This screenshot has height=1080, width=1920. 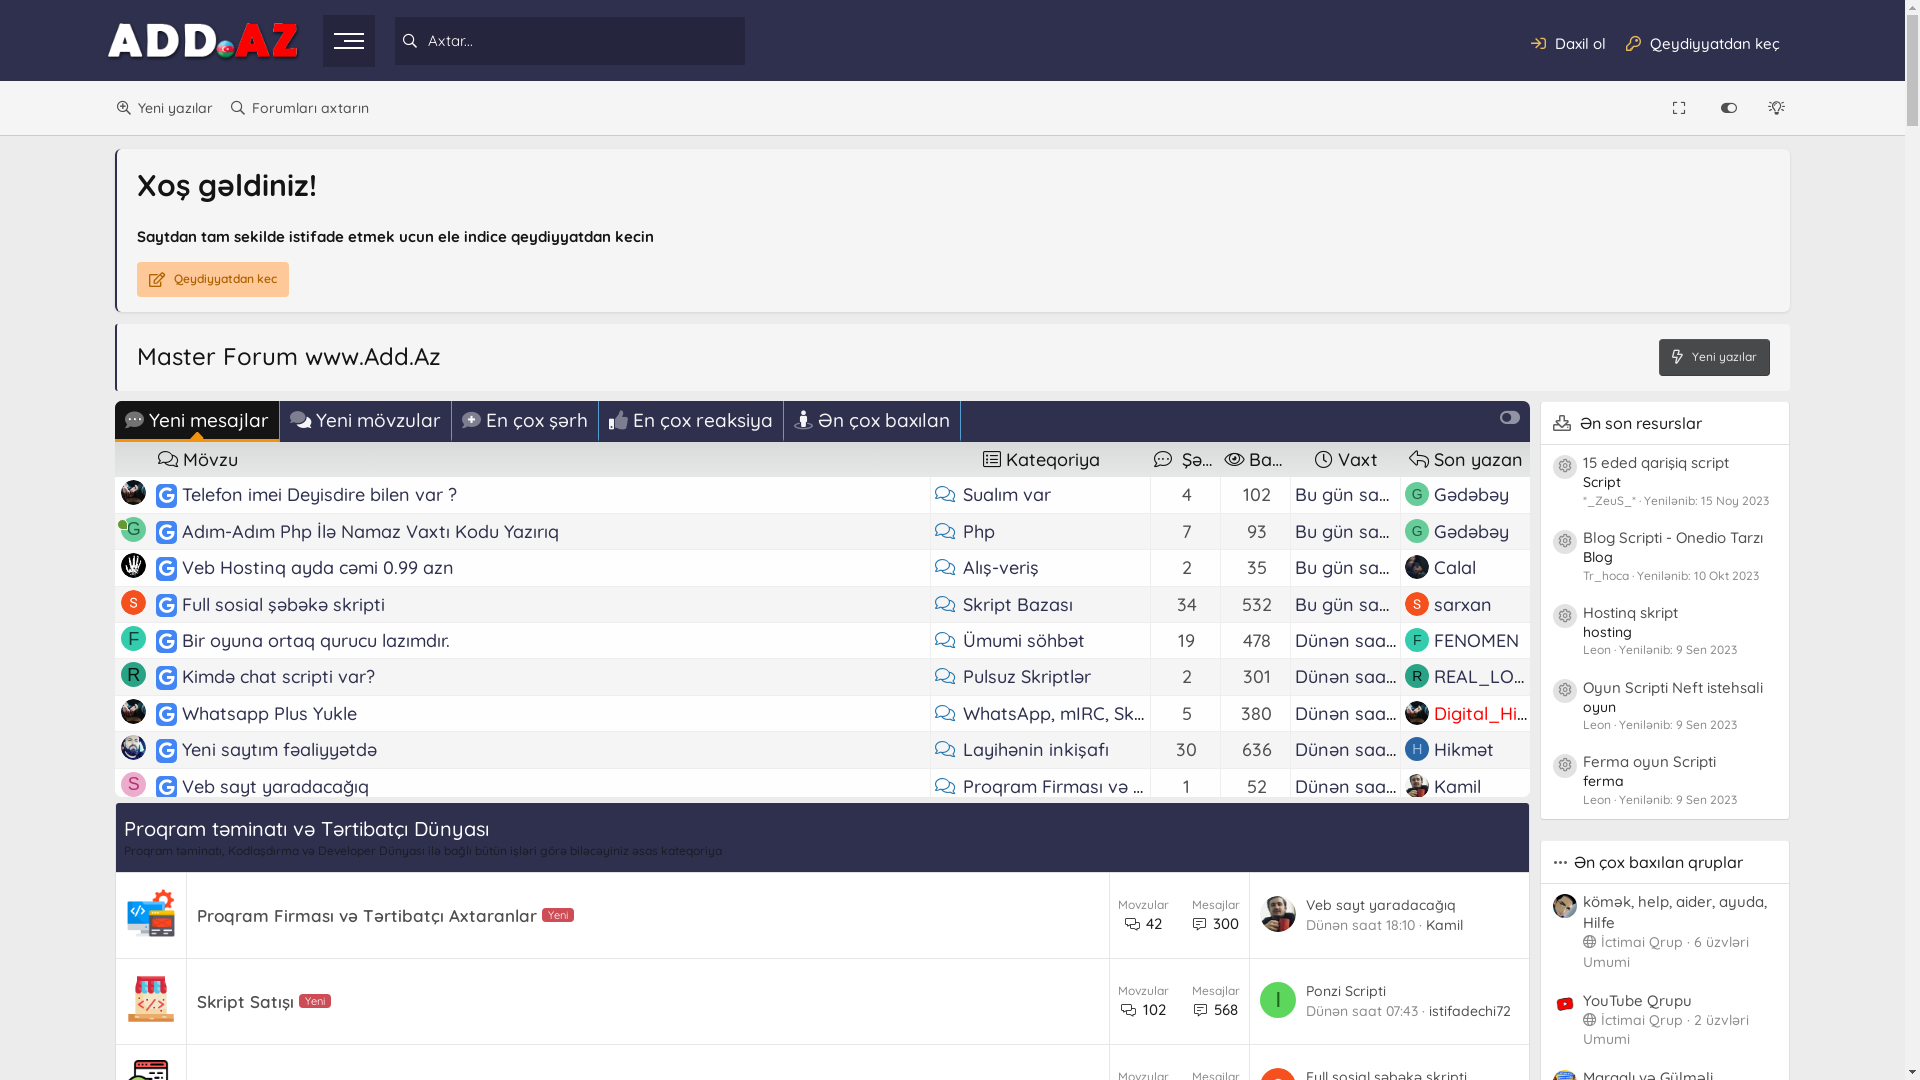 What do you see at coordinates (132, 638) in the screenshot?
I see `'F'` at bounding box center [132, 638].